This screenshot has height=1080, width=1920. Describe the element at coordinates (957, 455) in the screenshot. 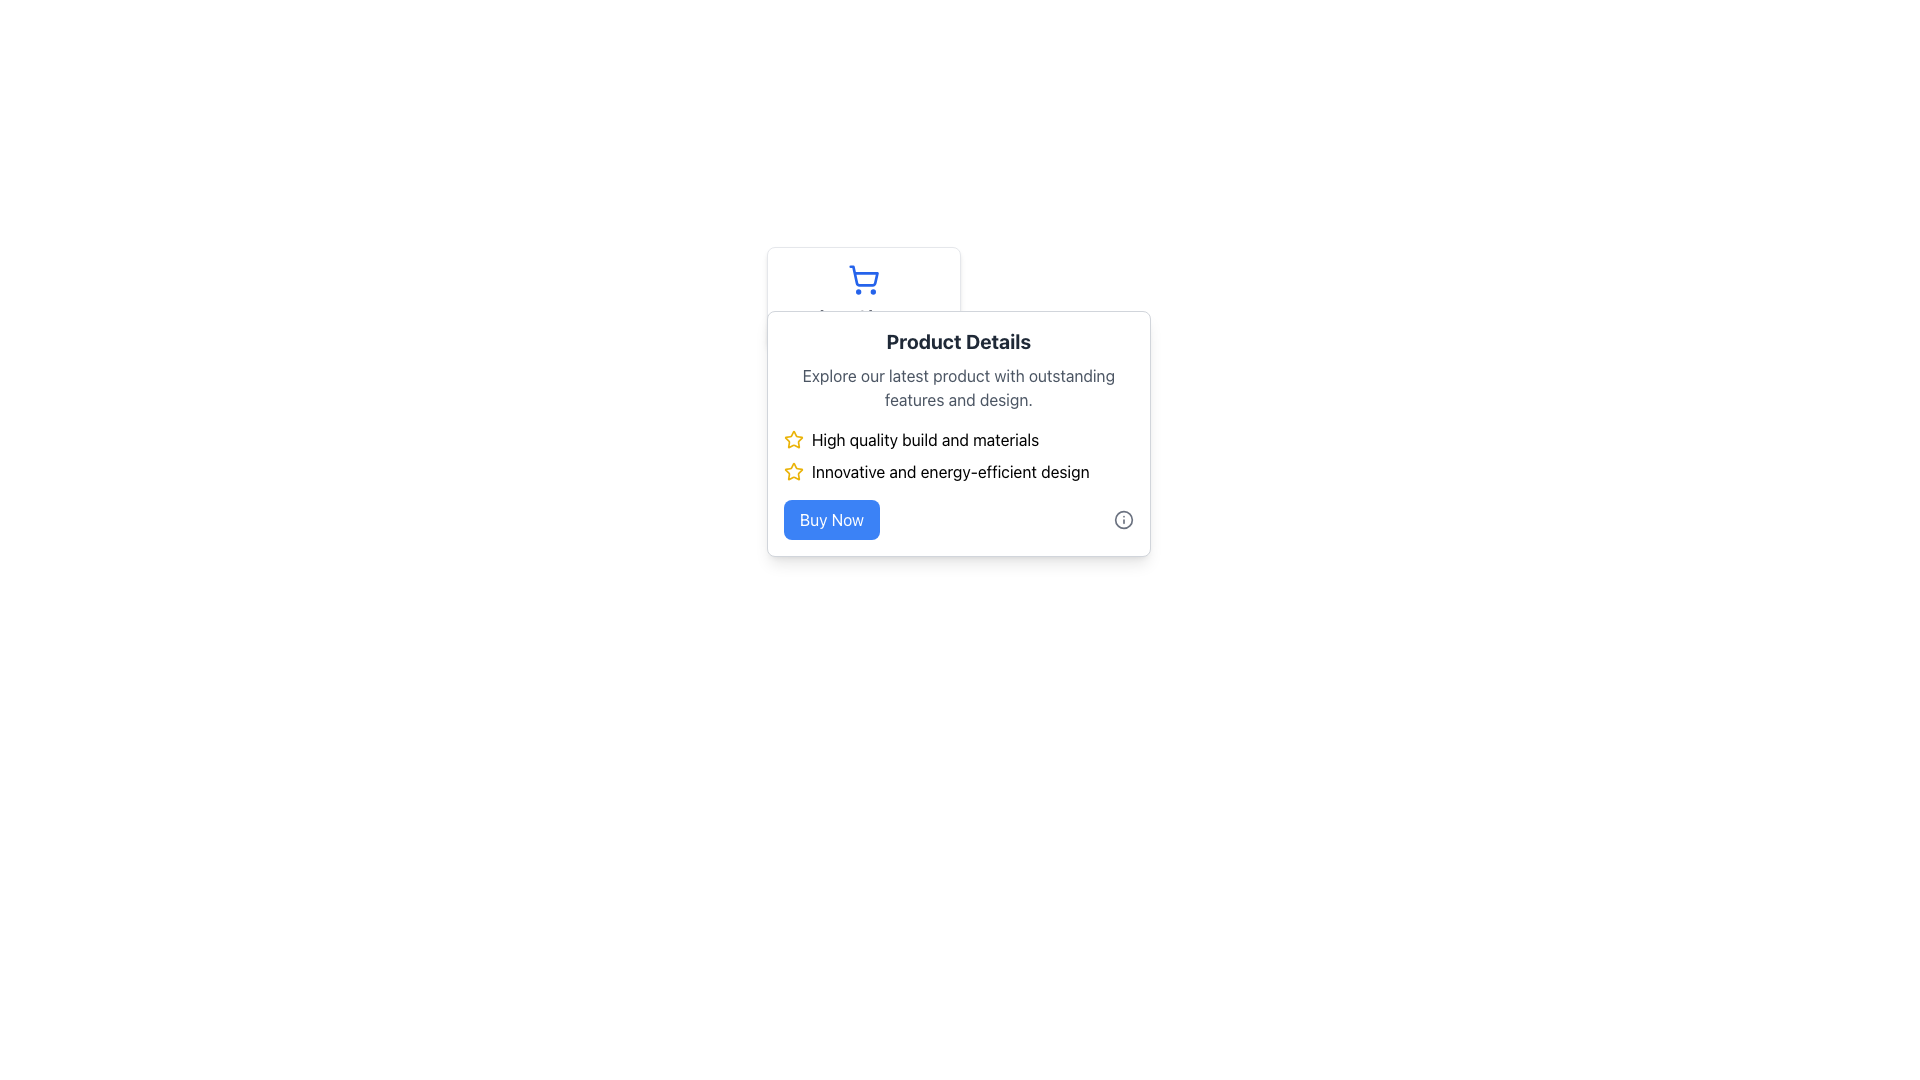

I see `the Text with Icon List containing 'High quality build and materials' and 'Innovative and energy-efficient design', which is located within the 'Product Details' card, positioned below the introductory text and above the 'Buy Now' button` at that location.